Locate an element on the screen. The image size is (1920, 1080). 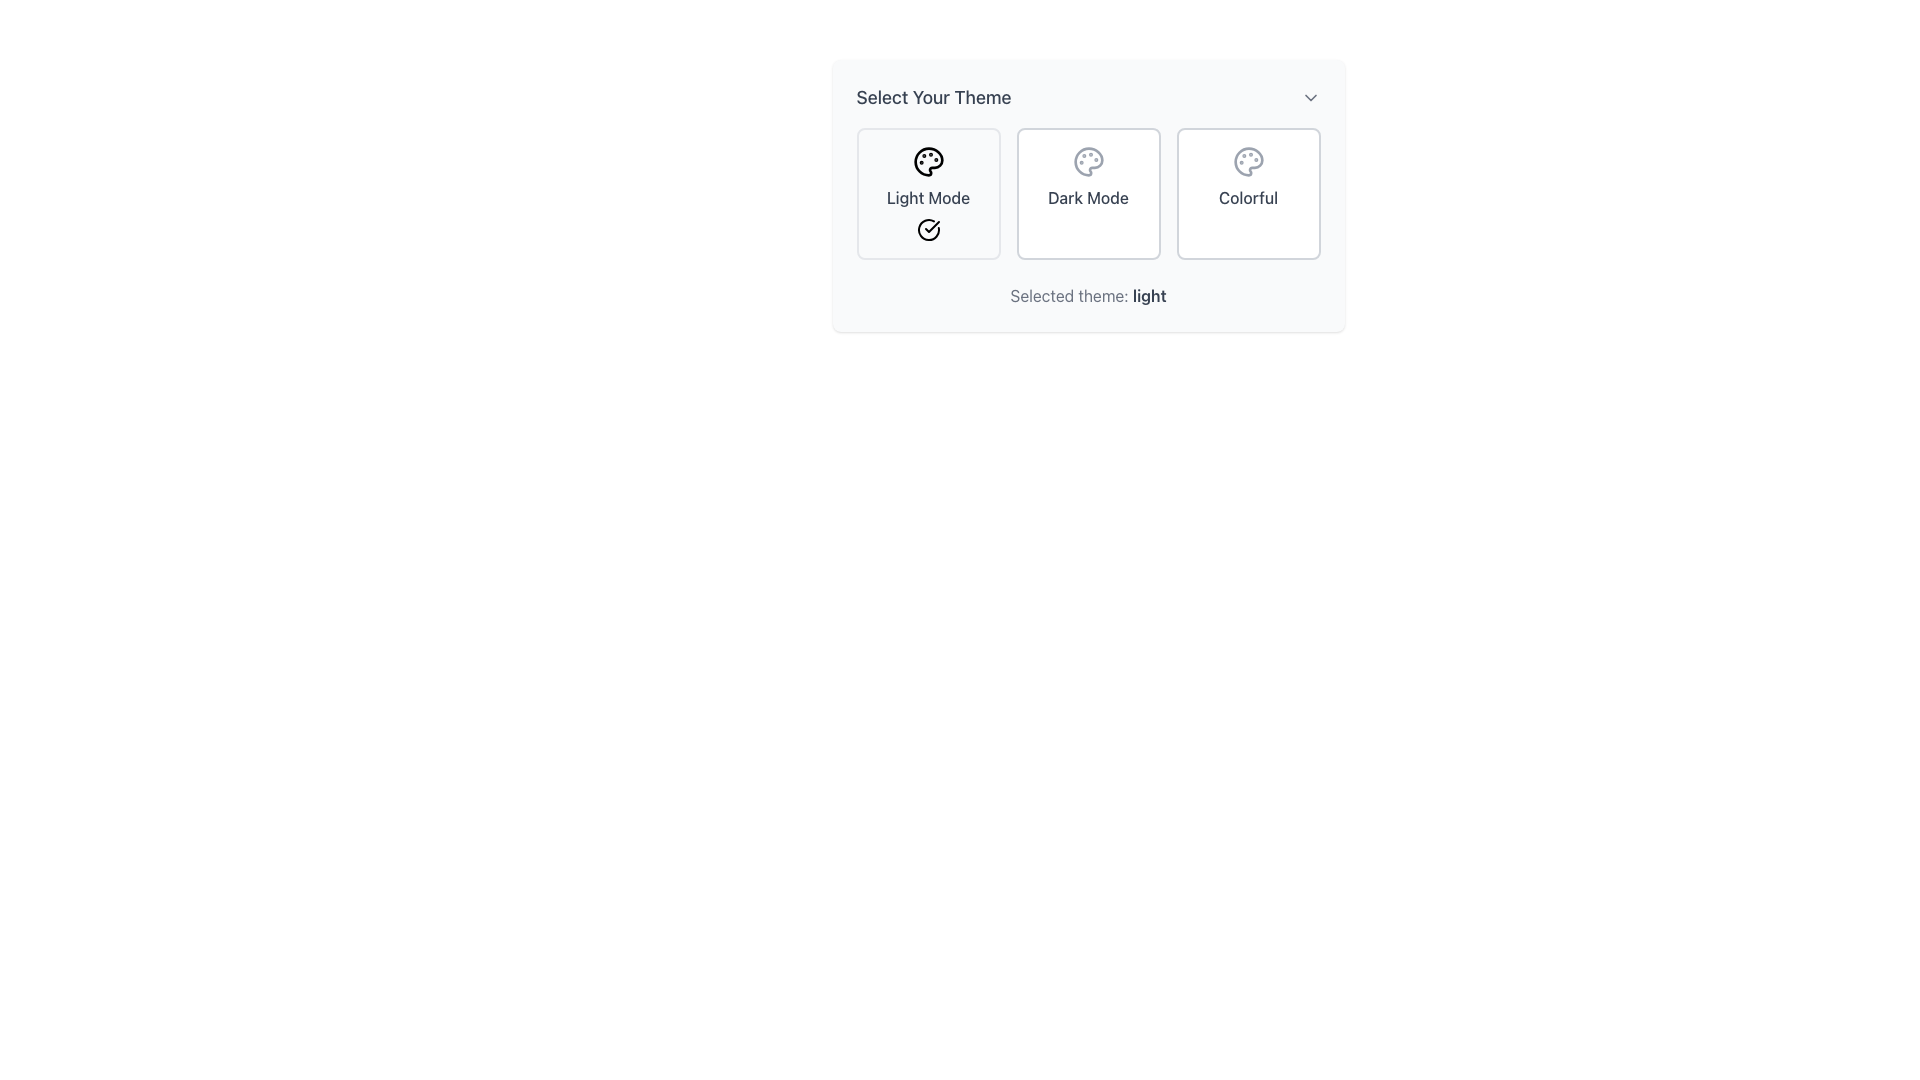
the text label that describes the 'Light Mode' theme option, located at the bottom-center of the 'Light Mode' option card is located at coordinates (927, 197).